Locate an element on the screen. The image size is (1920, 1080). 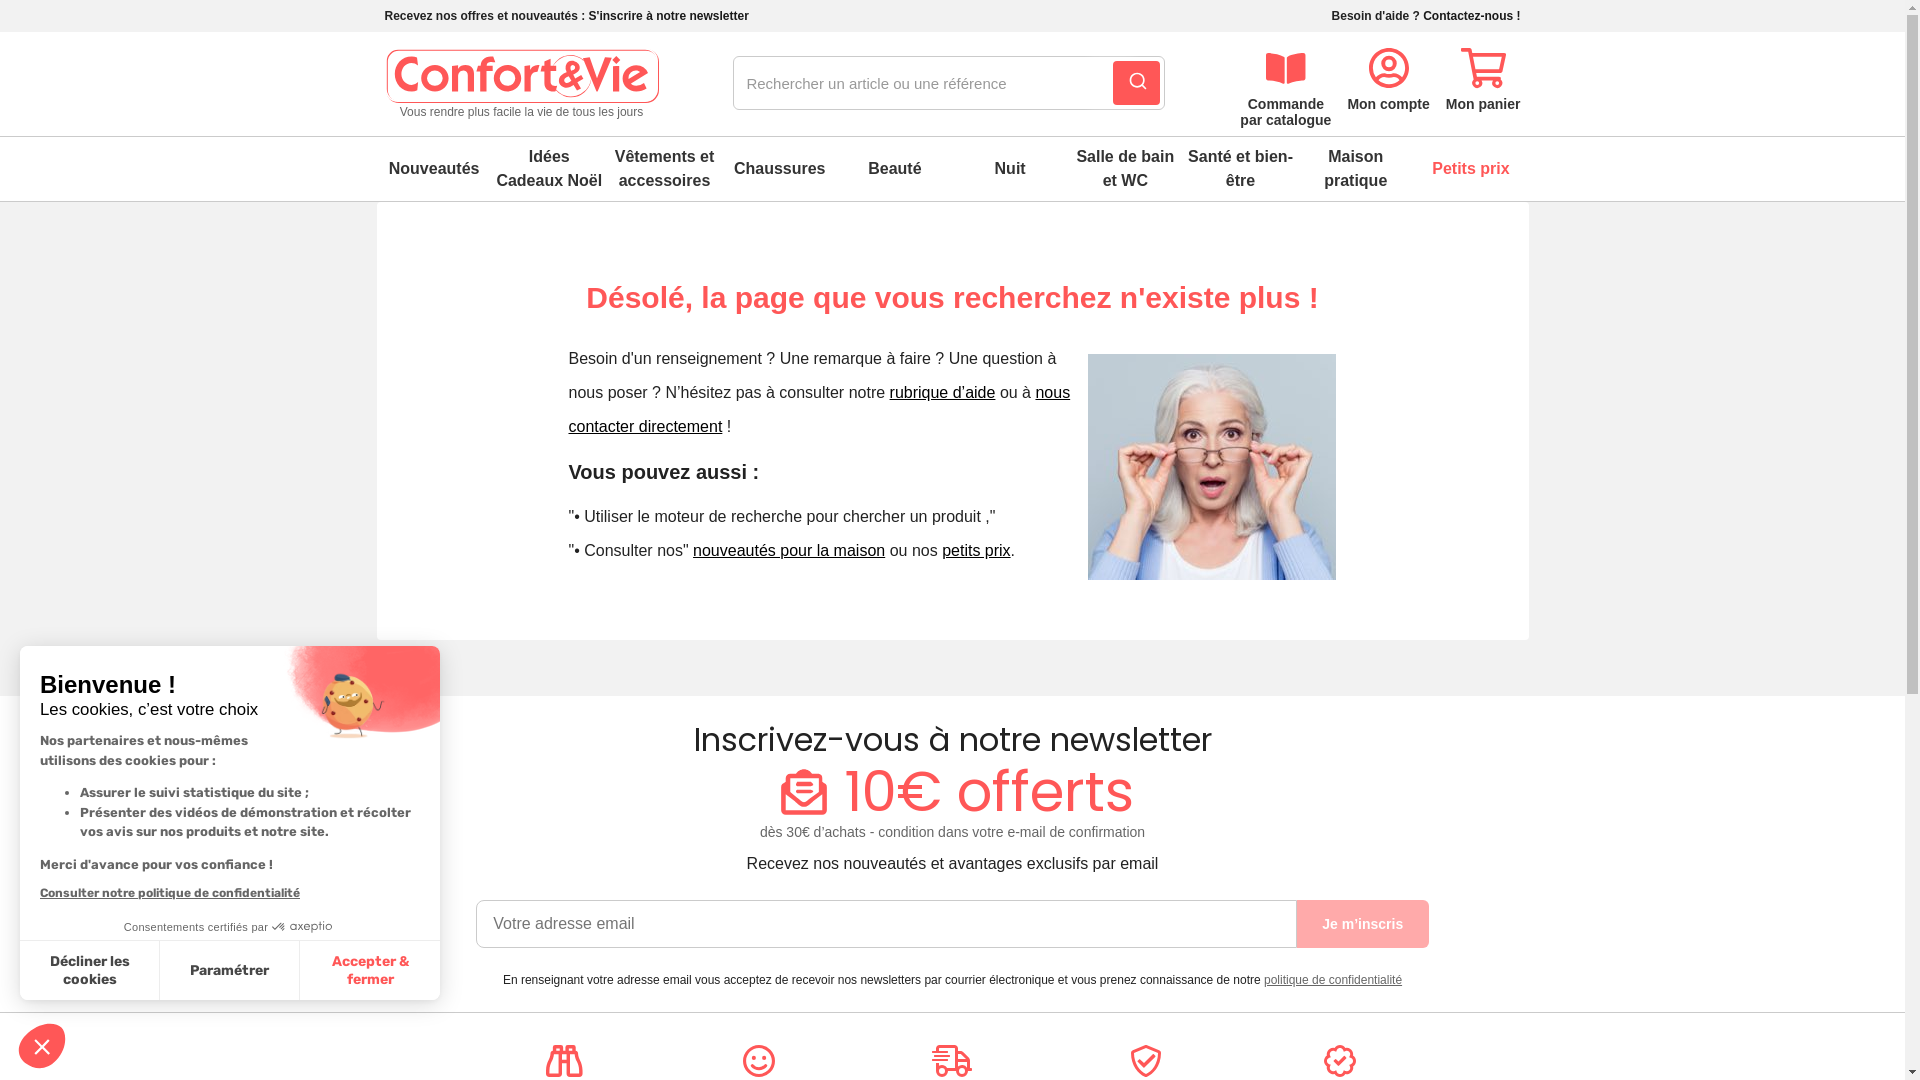
'Mon compte' is located at coordinates (1386, 75).